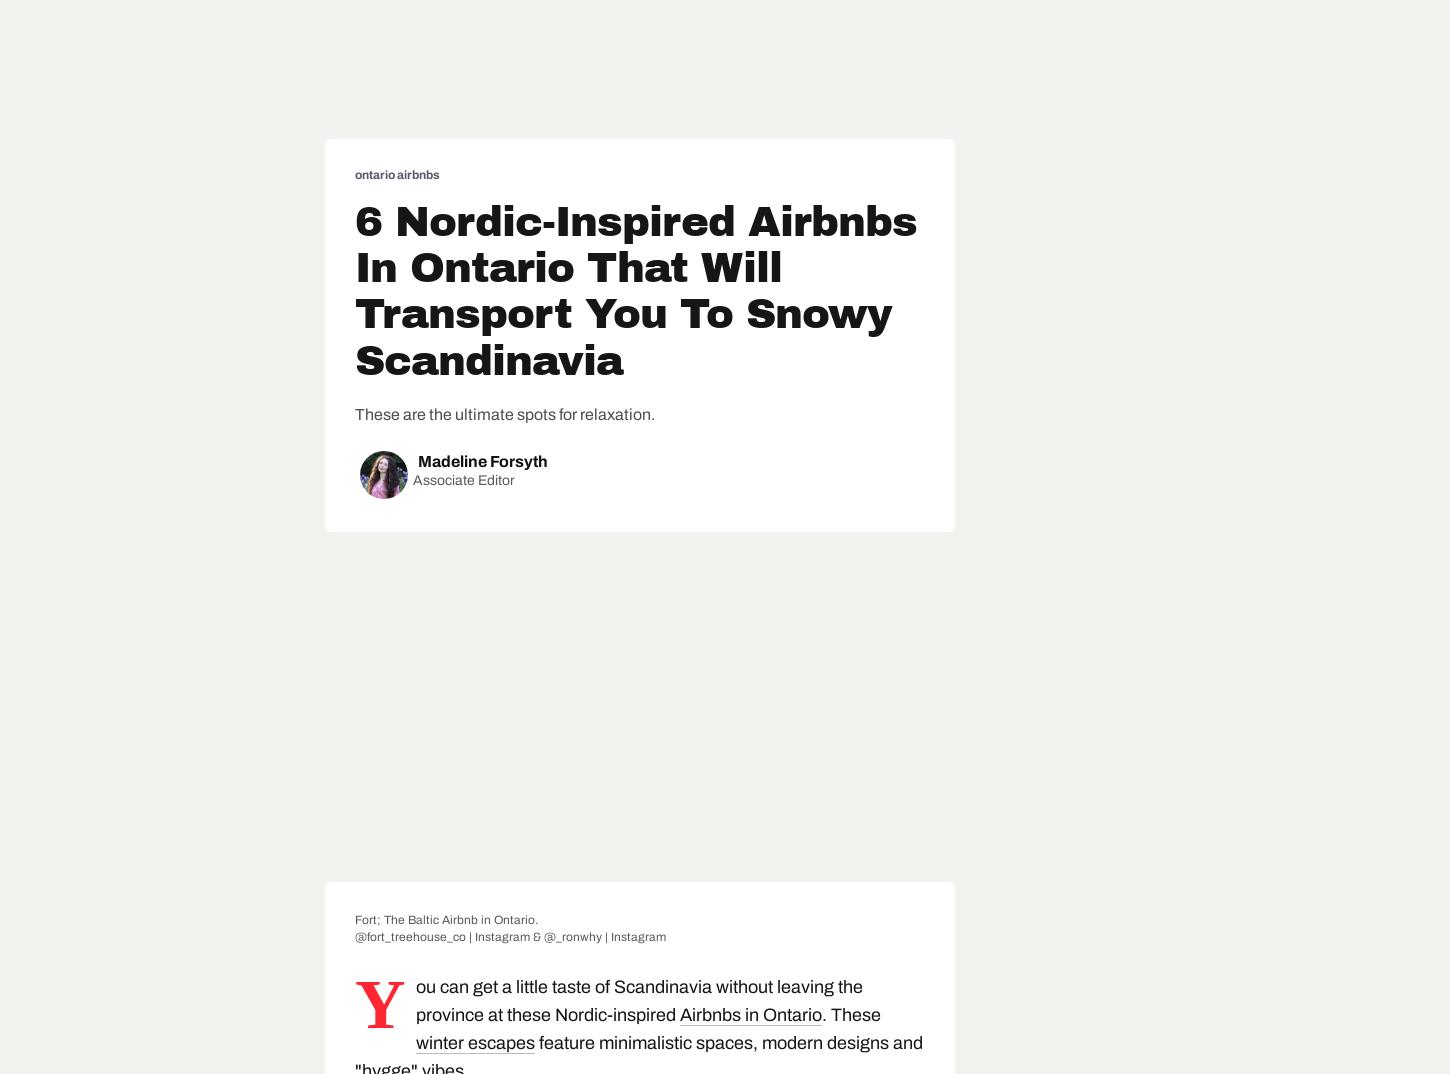 This screenshot has width=1450, height=1074. What do you see at coordinates (473, 1042) in the screenshot?
I see `'winter escapes'` at bounding box center [473, 1042].